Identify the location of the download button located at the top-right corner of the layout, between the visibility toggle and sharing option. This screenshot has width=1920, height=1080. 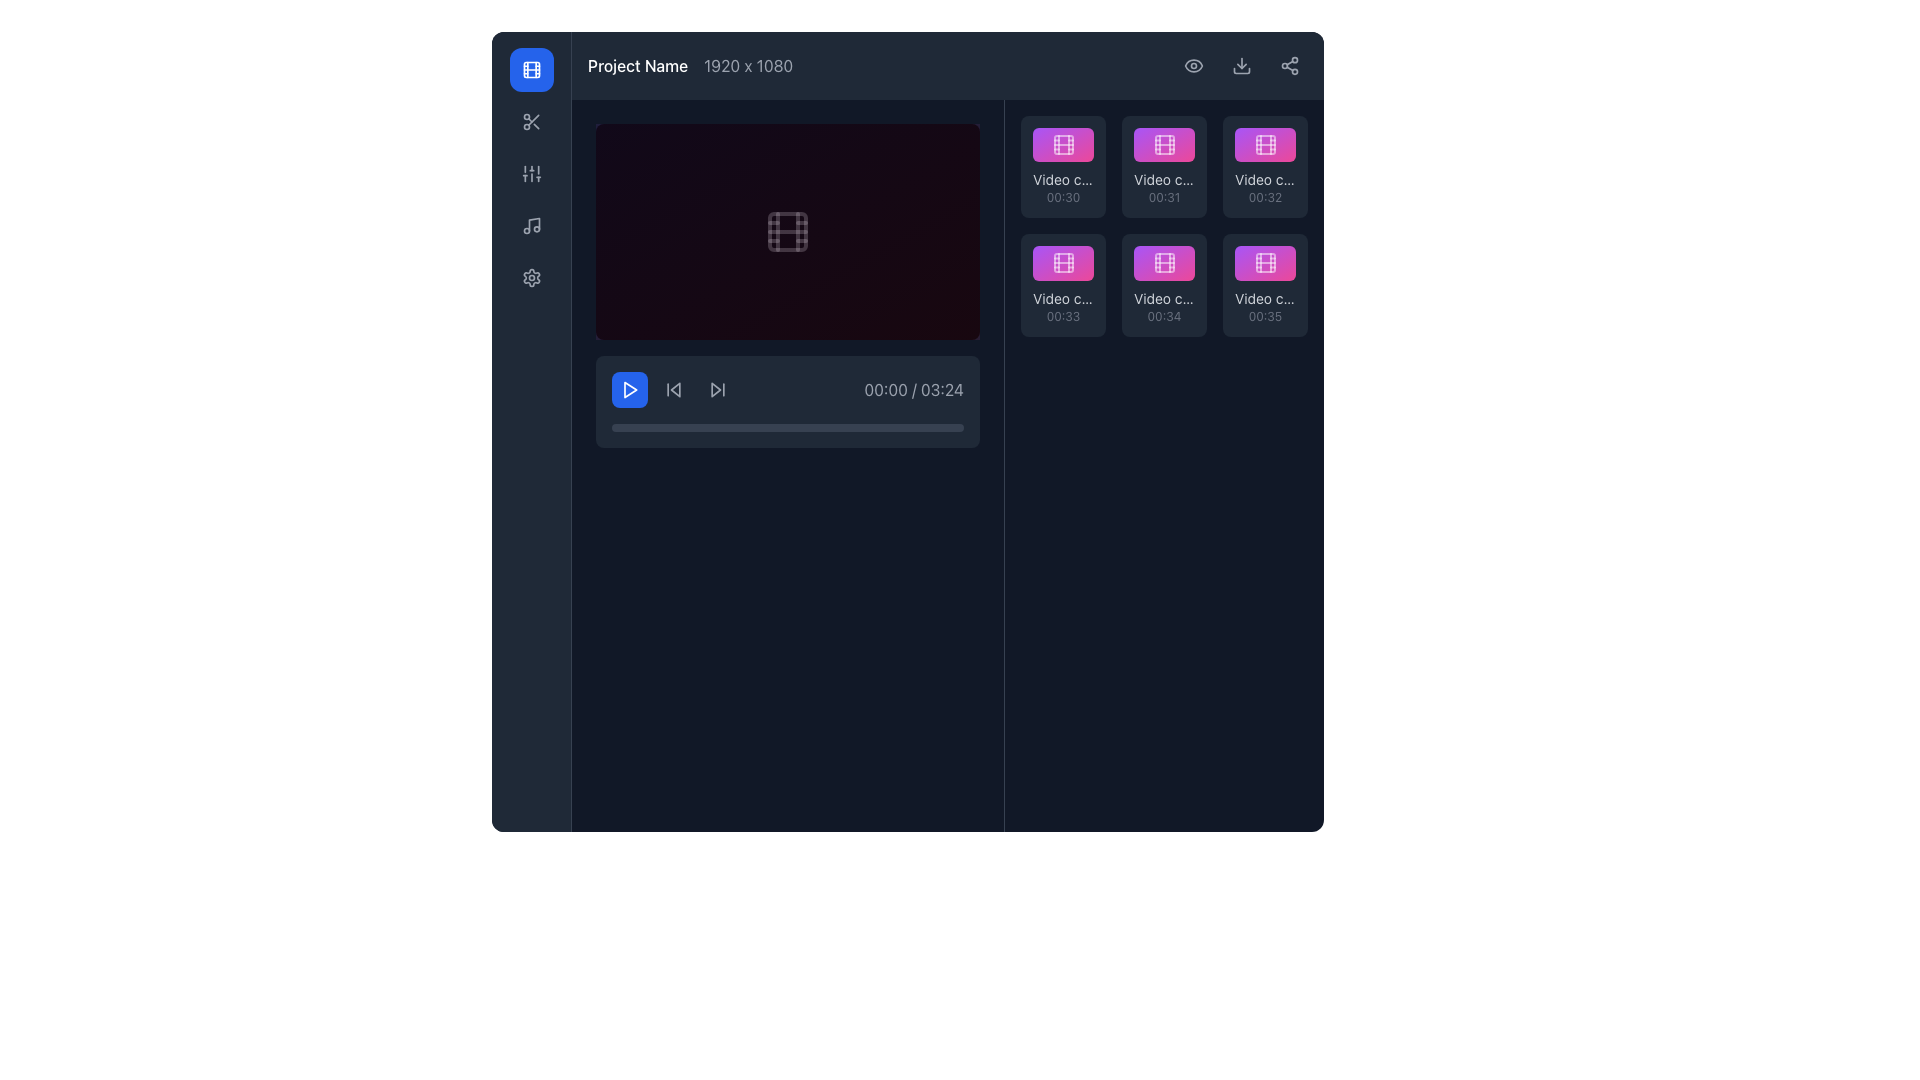
(1241, 64).